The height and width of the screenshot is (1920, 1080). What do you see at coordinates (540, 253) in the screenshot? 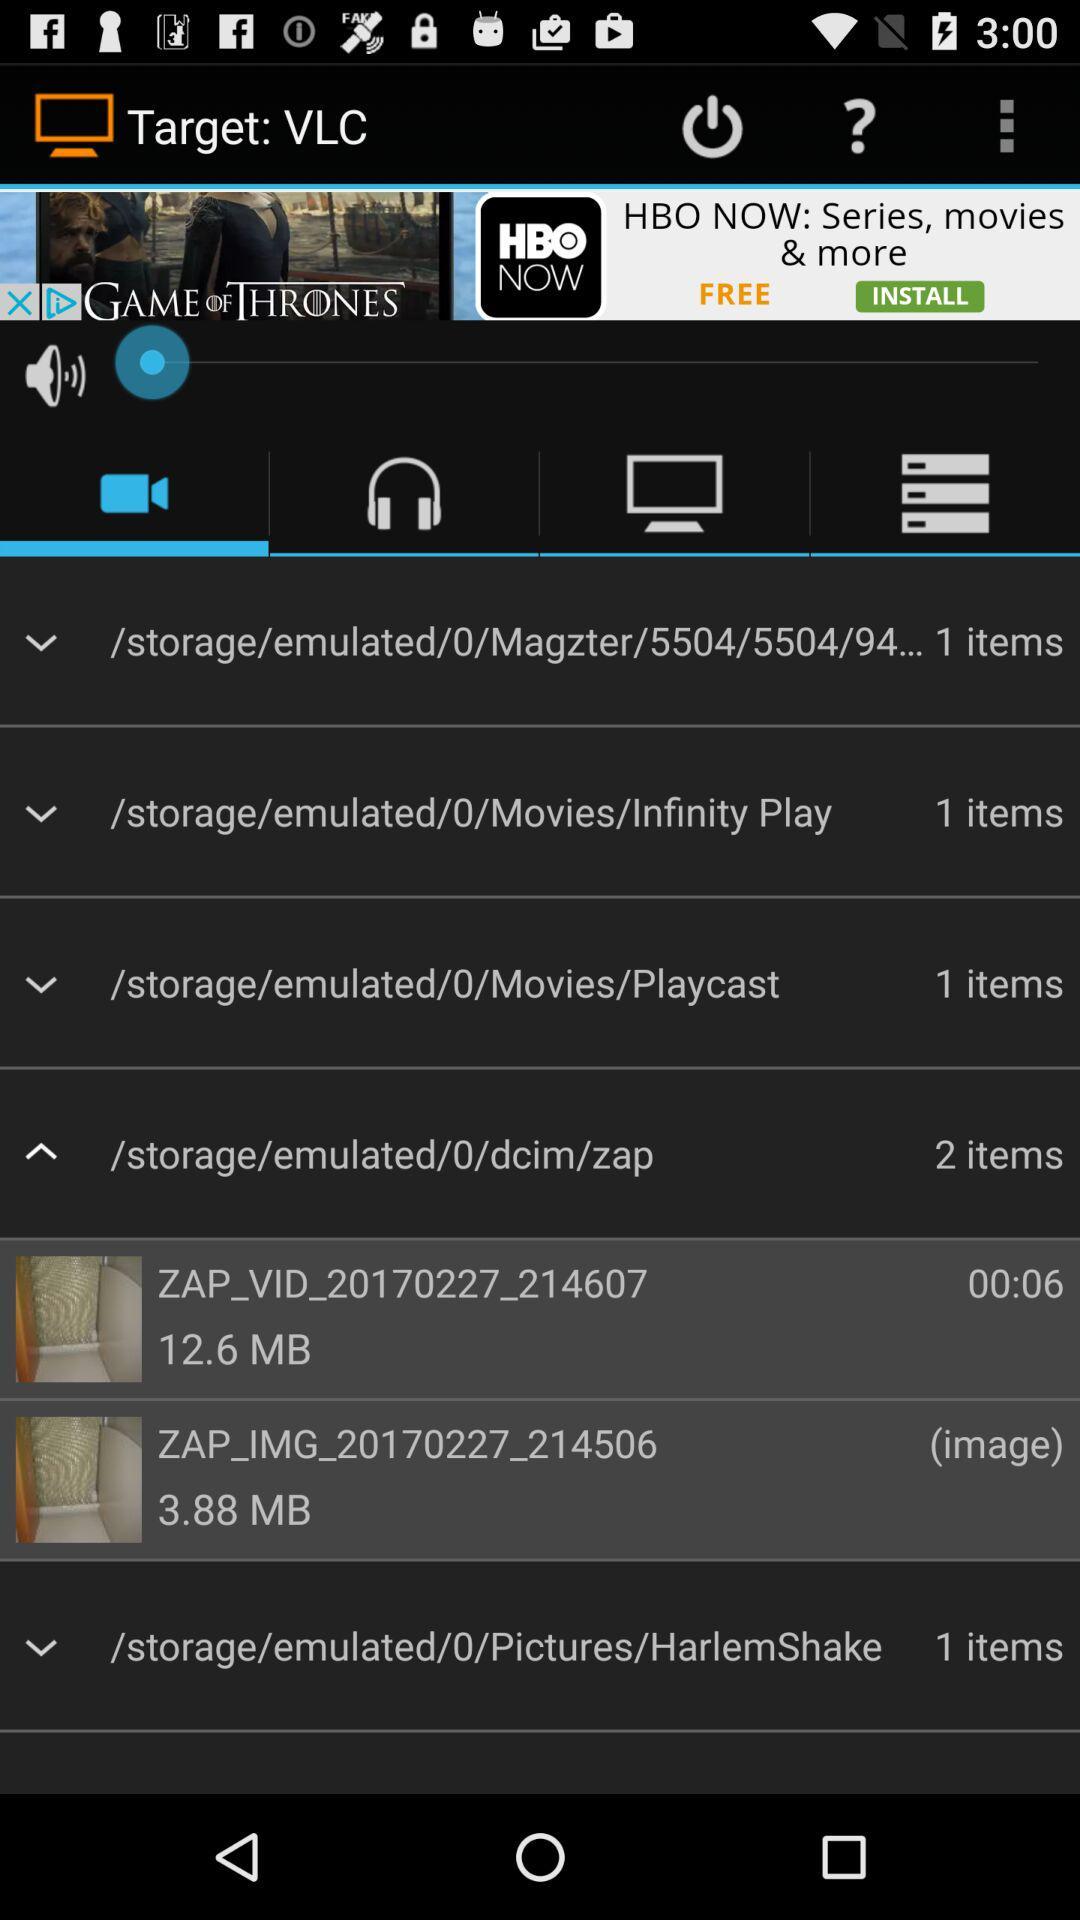
I see `advertisement page` at bounding box center [540, 253].